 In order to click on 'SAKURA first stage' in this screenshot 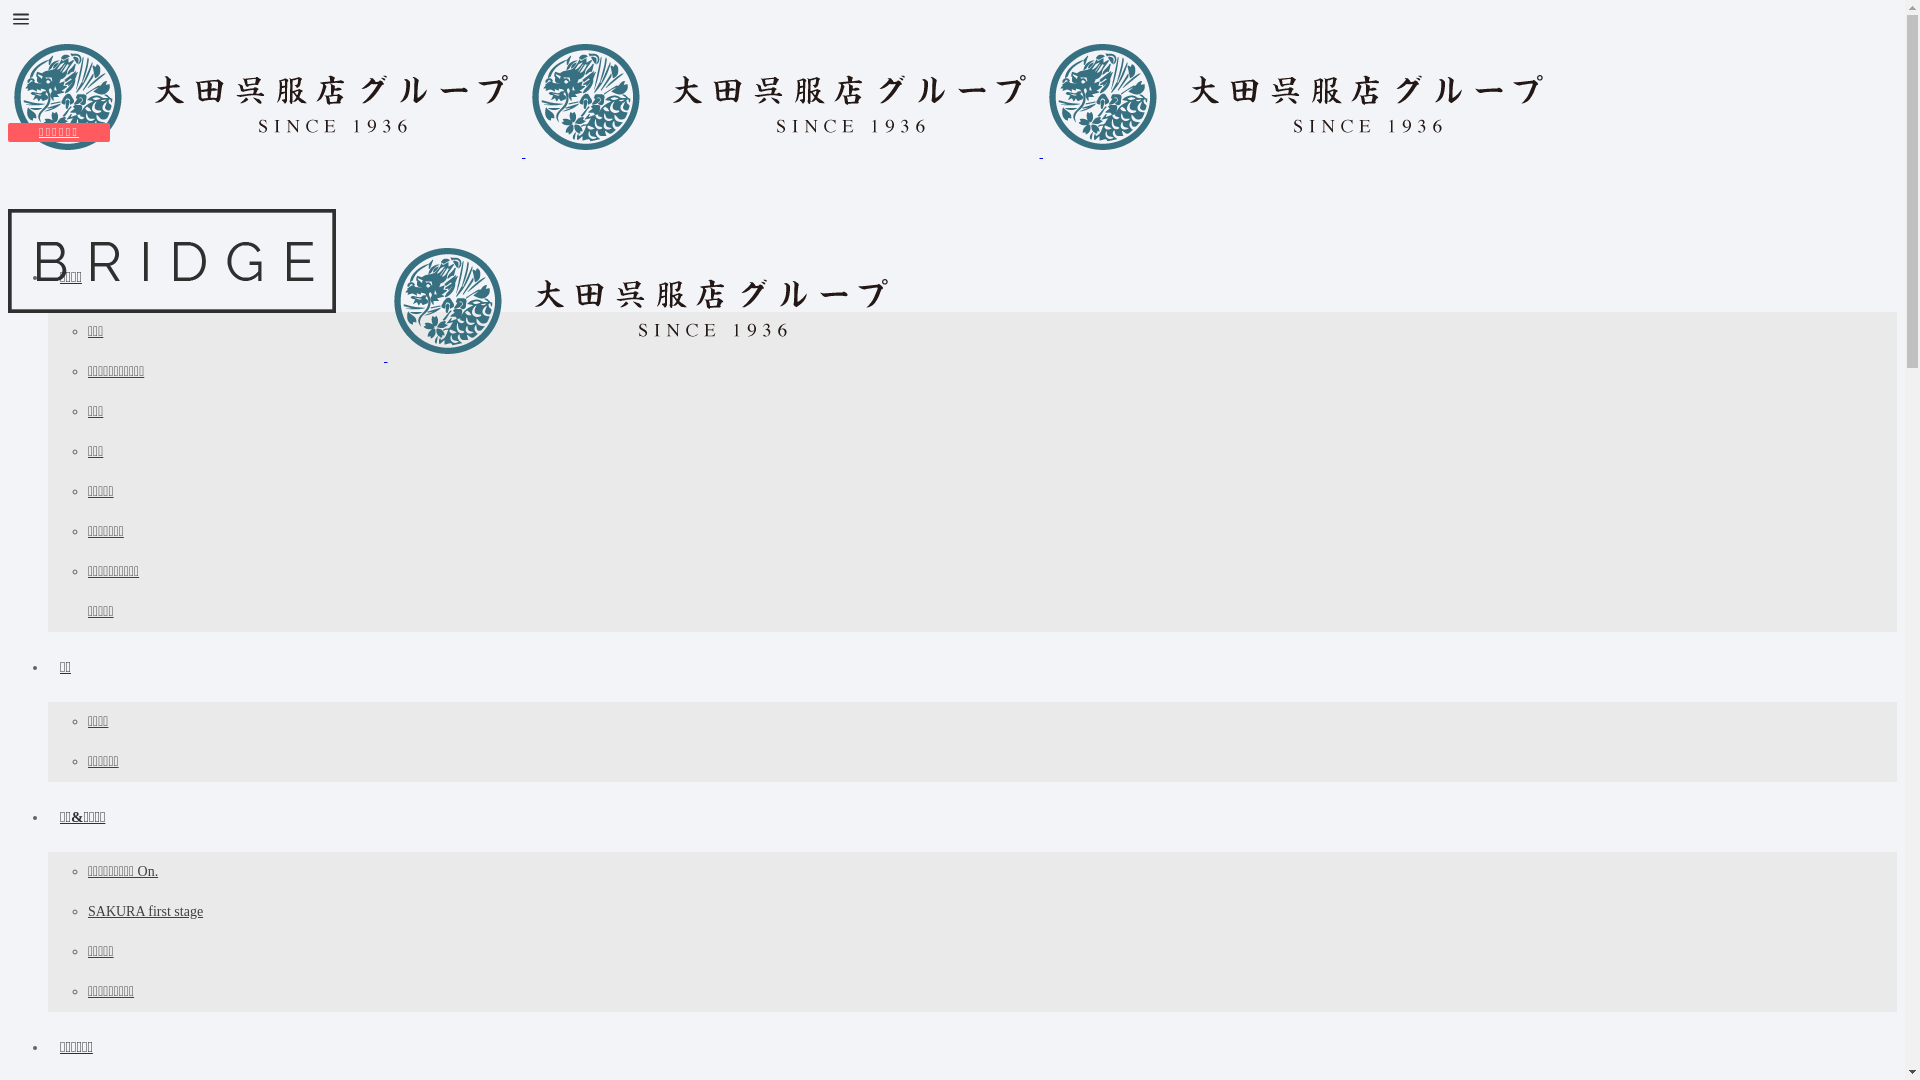, I will do `click(86, 911)`.